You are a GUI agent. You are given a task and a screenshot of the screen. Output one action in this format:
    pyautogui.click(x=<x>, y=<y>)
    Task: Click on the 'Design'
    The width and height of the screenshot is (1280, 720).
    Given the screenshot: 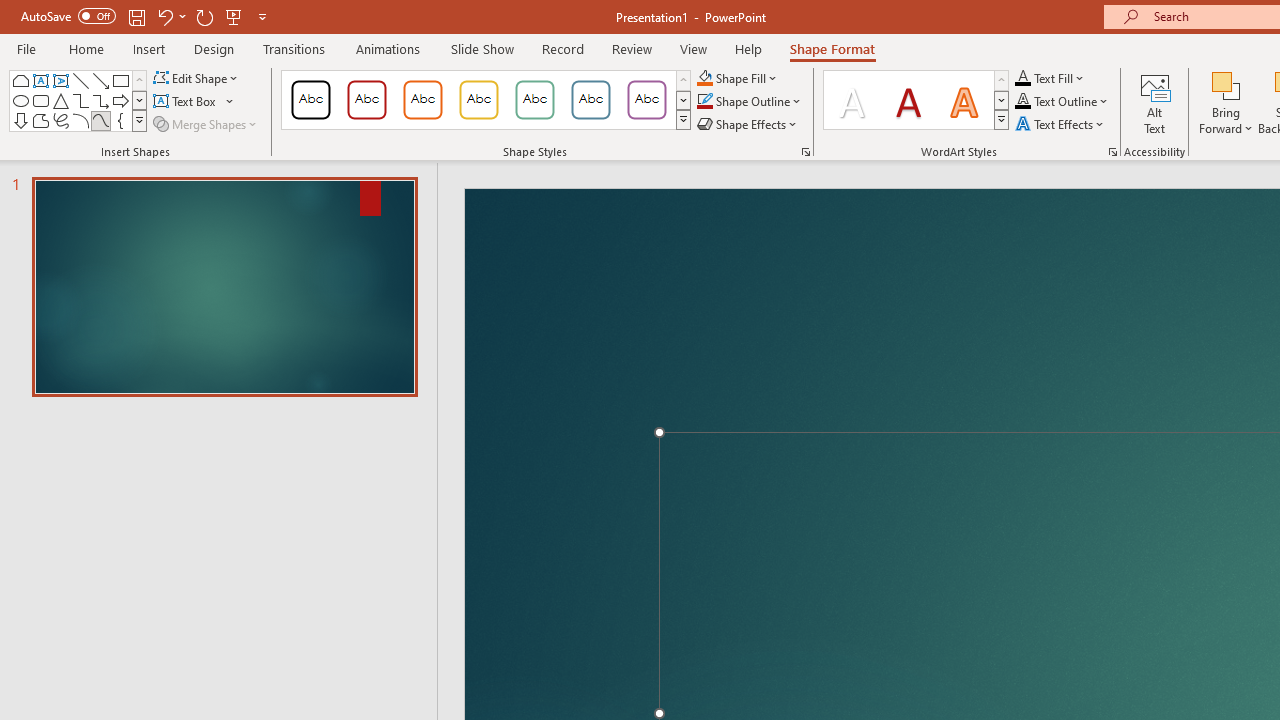 What is the action you would take?
    pyautogui.click(x=214, y=48)
    